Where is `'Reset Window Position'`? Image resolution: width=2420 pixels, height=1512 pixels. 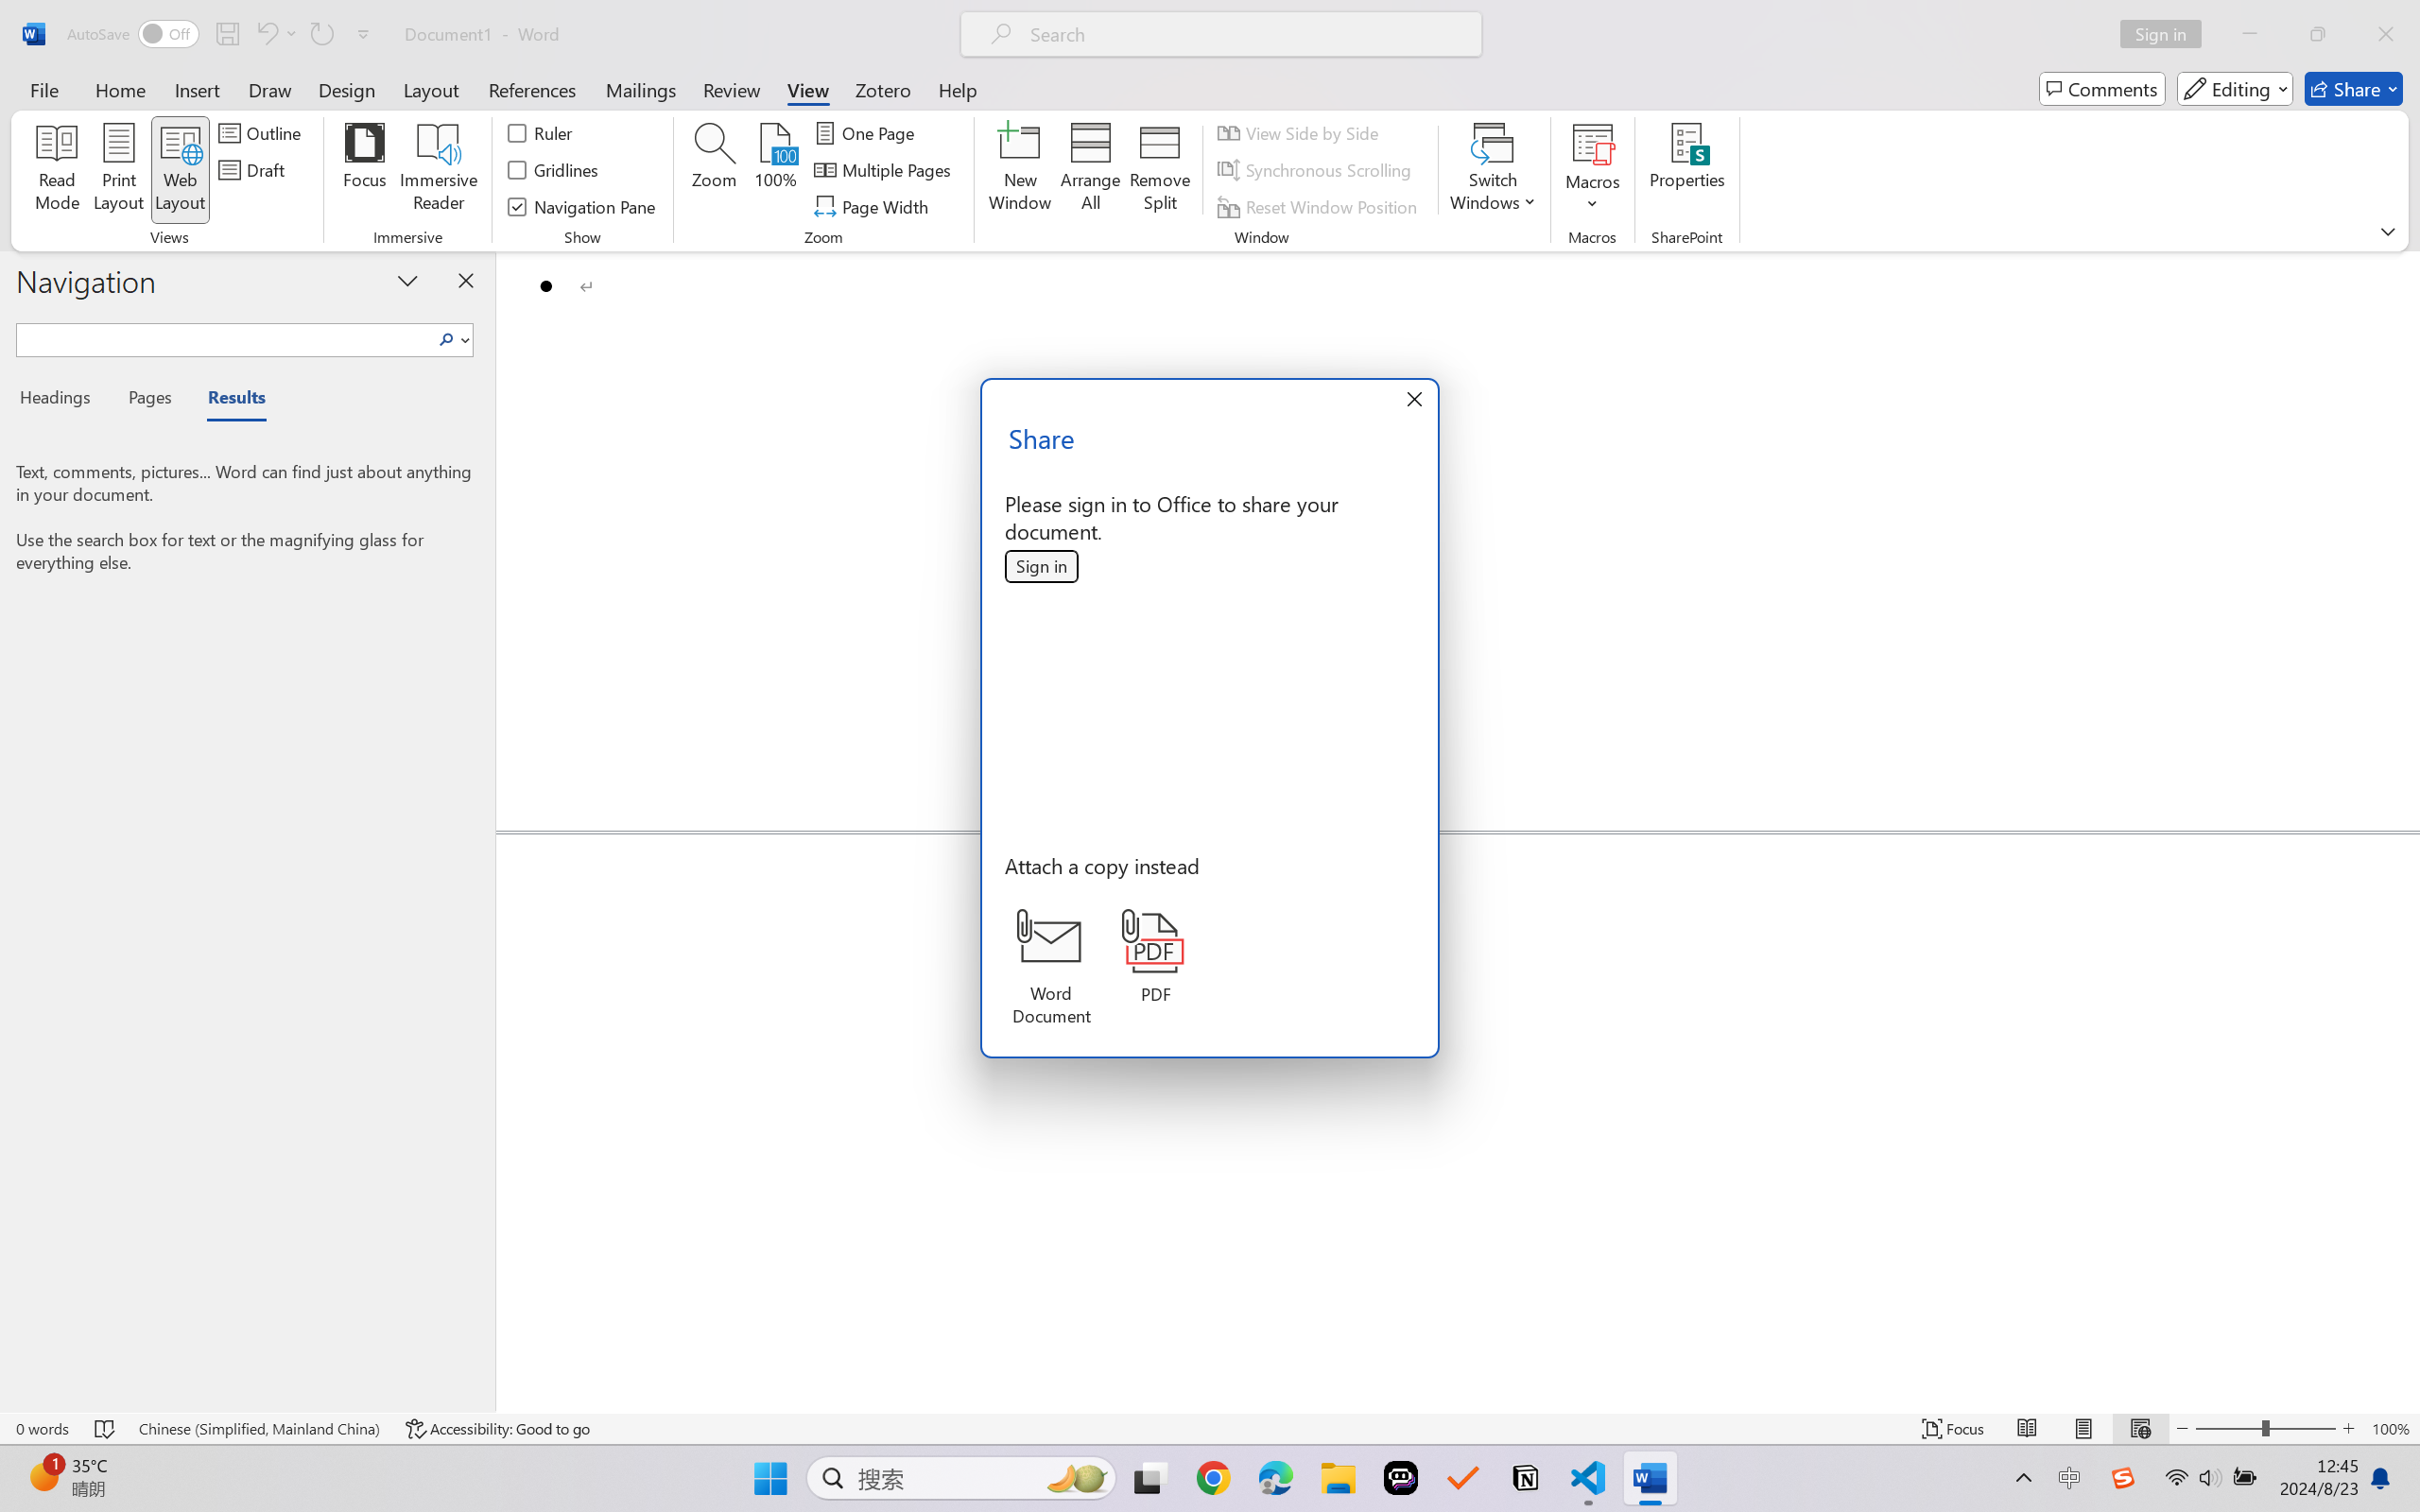
'Reset Window Position' is located at coordinates (1321, 207).